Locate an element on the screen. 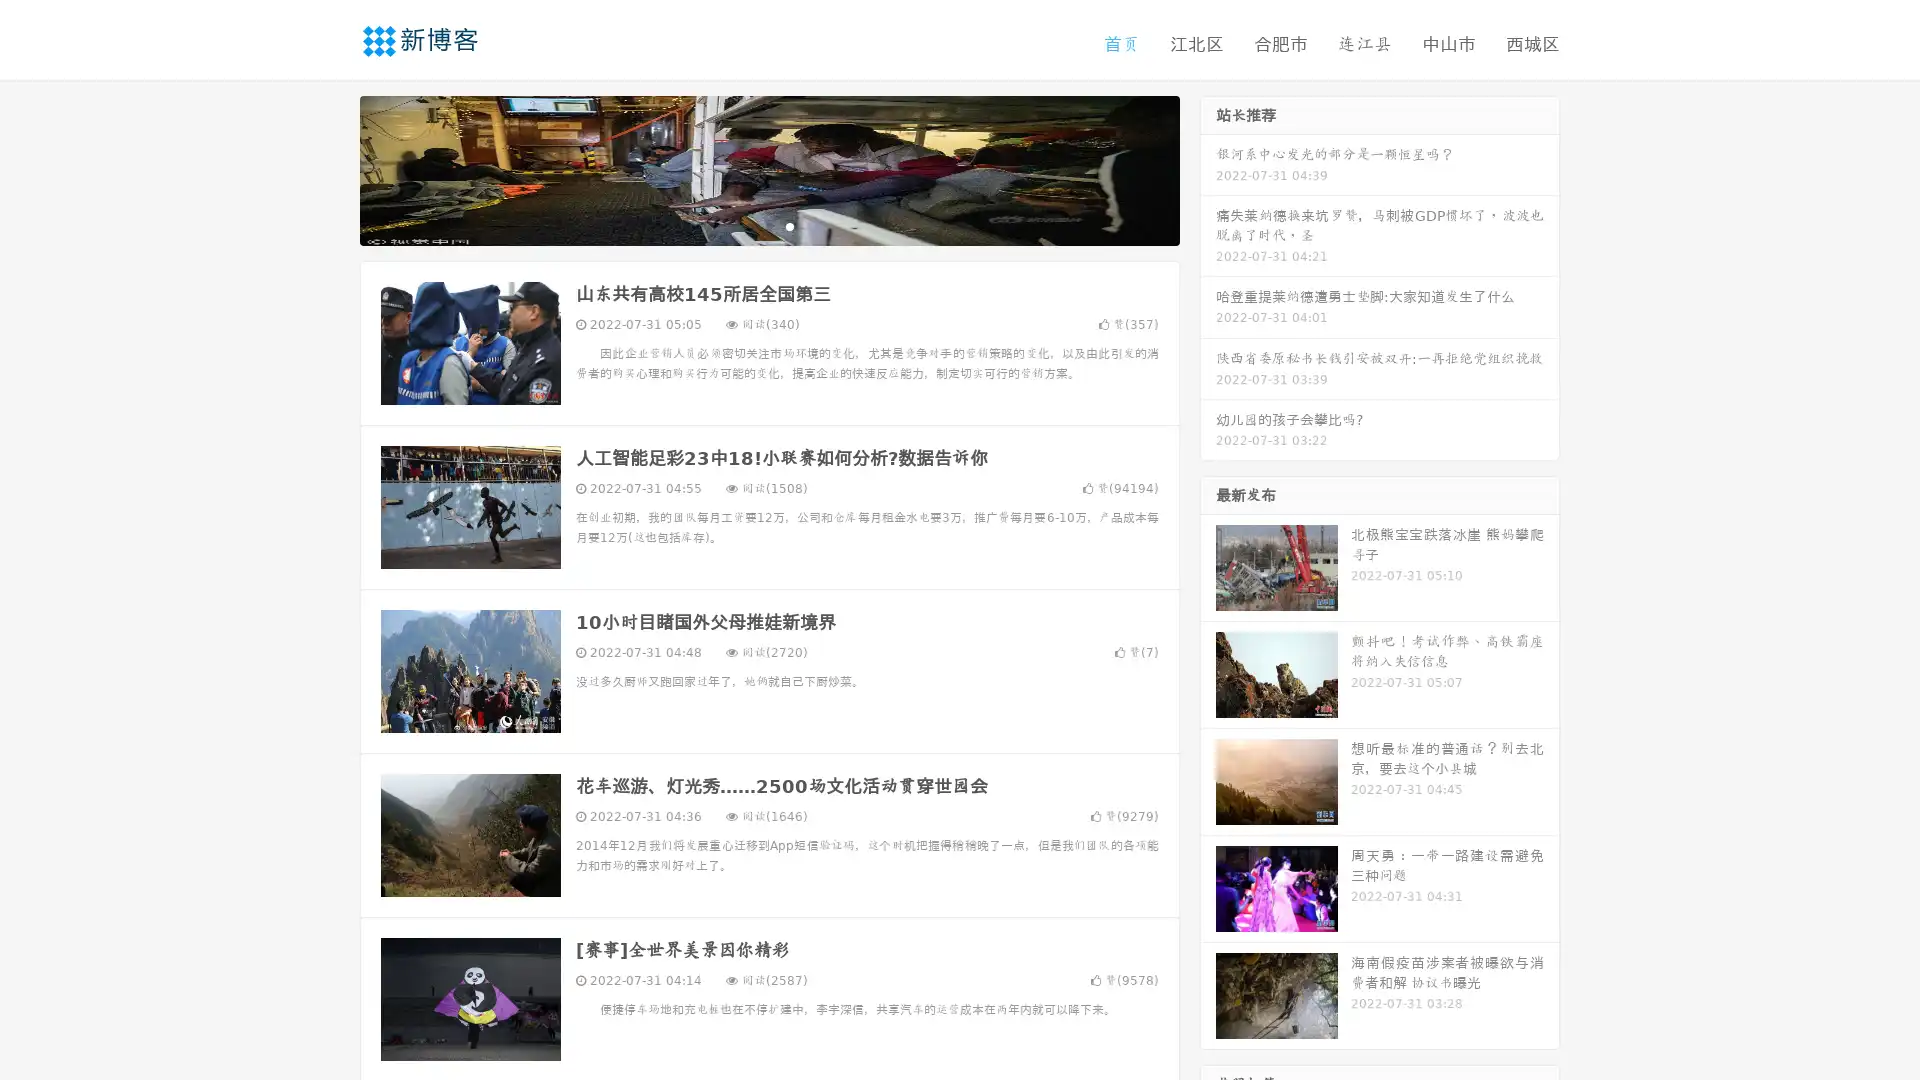  Go to slide 2 is located at coordinates (768, 225).